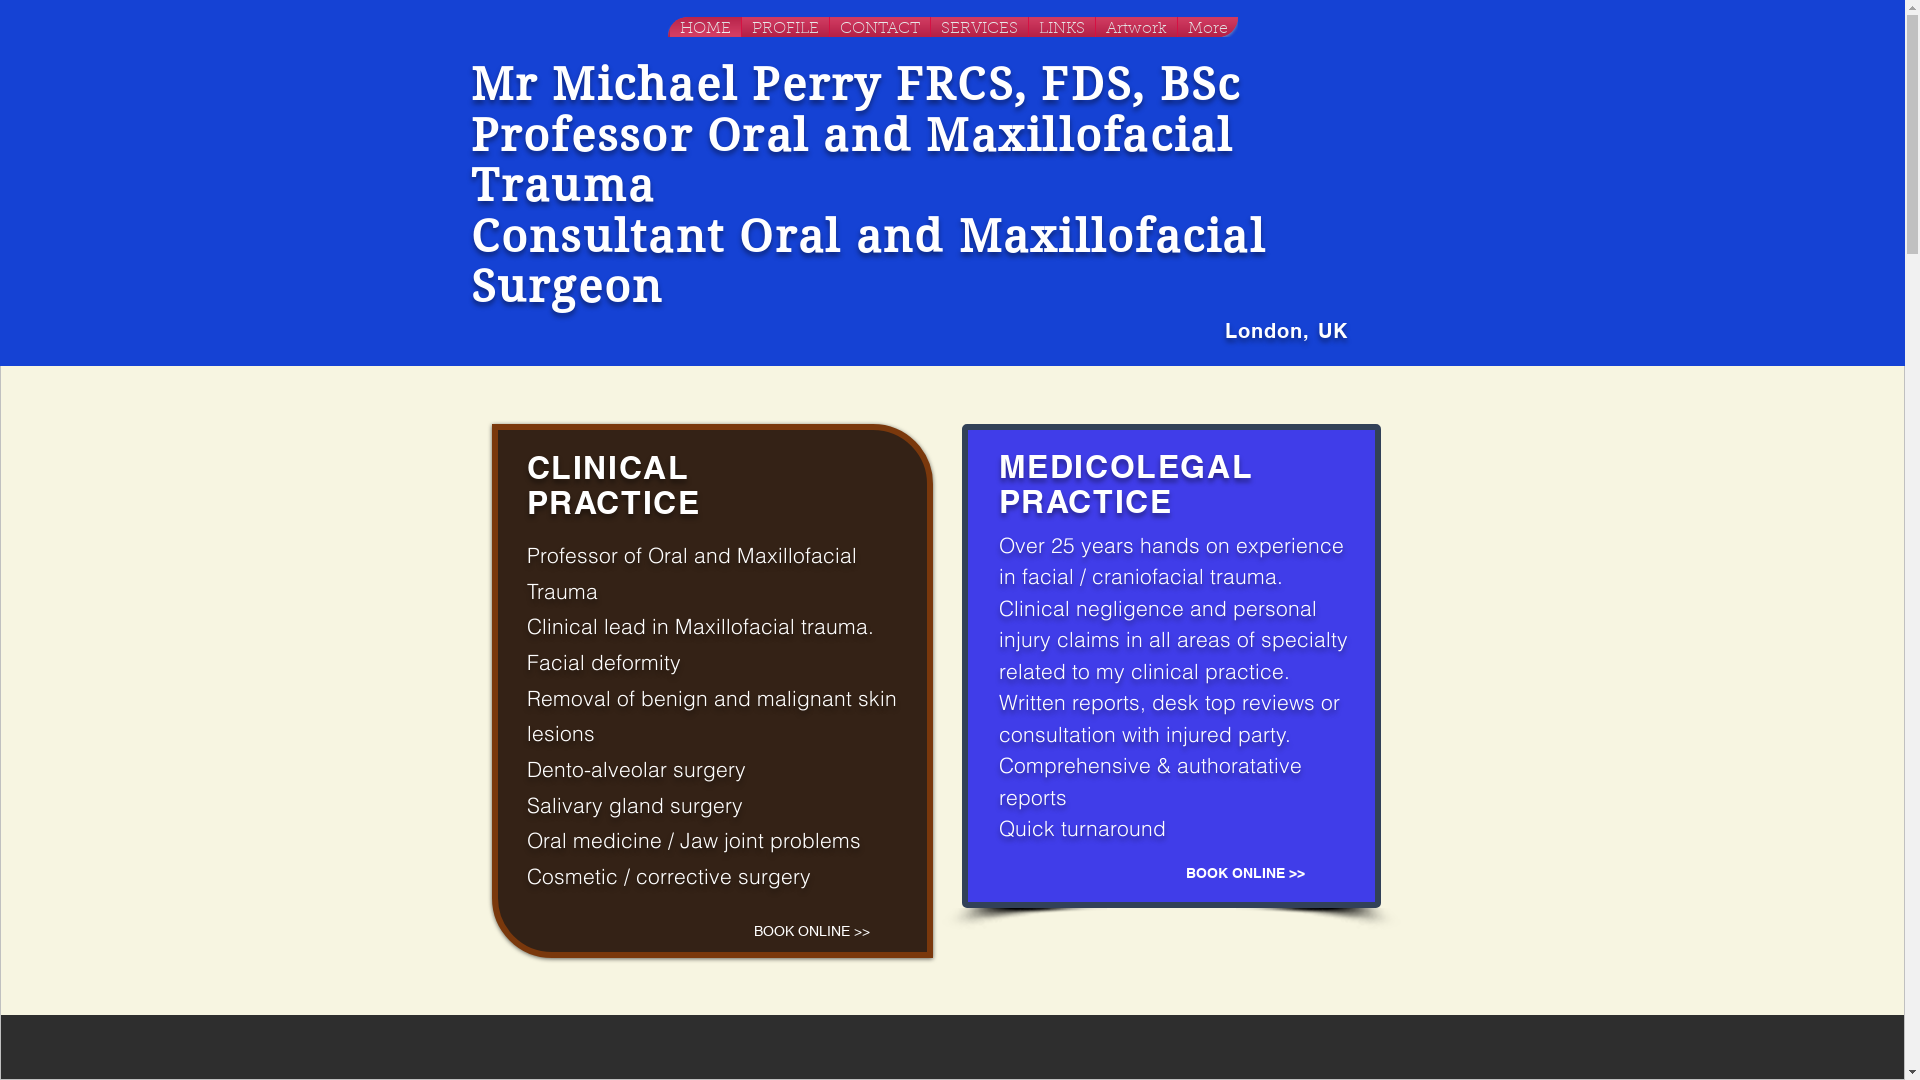 This screenshot has height=1080, width=1920. Describe the element at coordinates (705, 27) in the screenshot. I see `'HOME'` at that location.